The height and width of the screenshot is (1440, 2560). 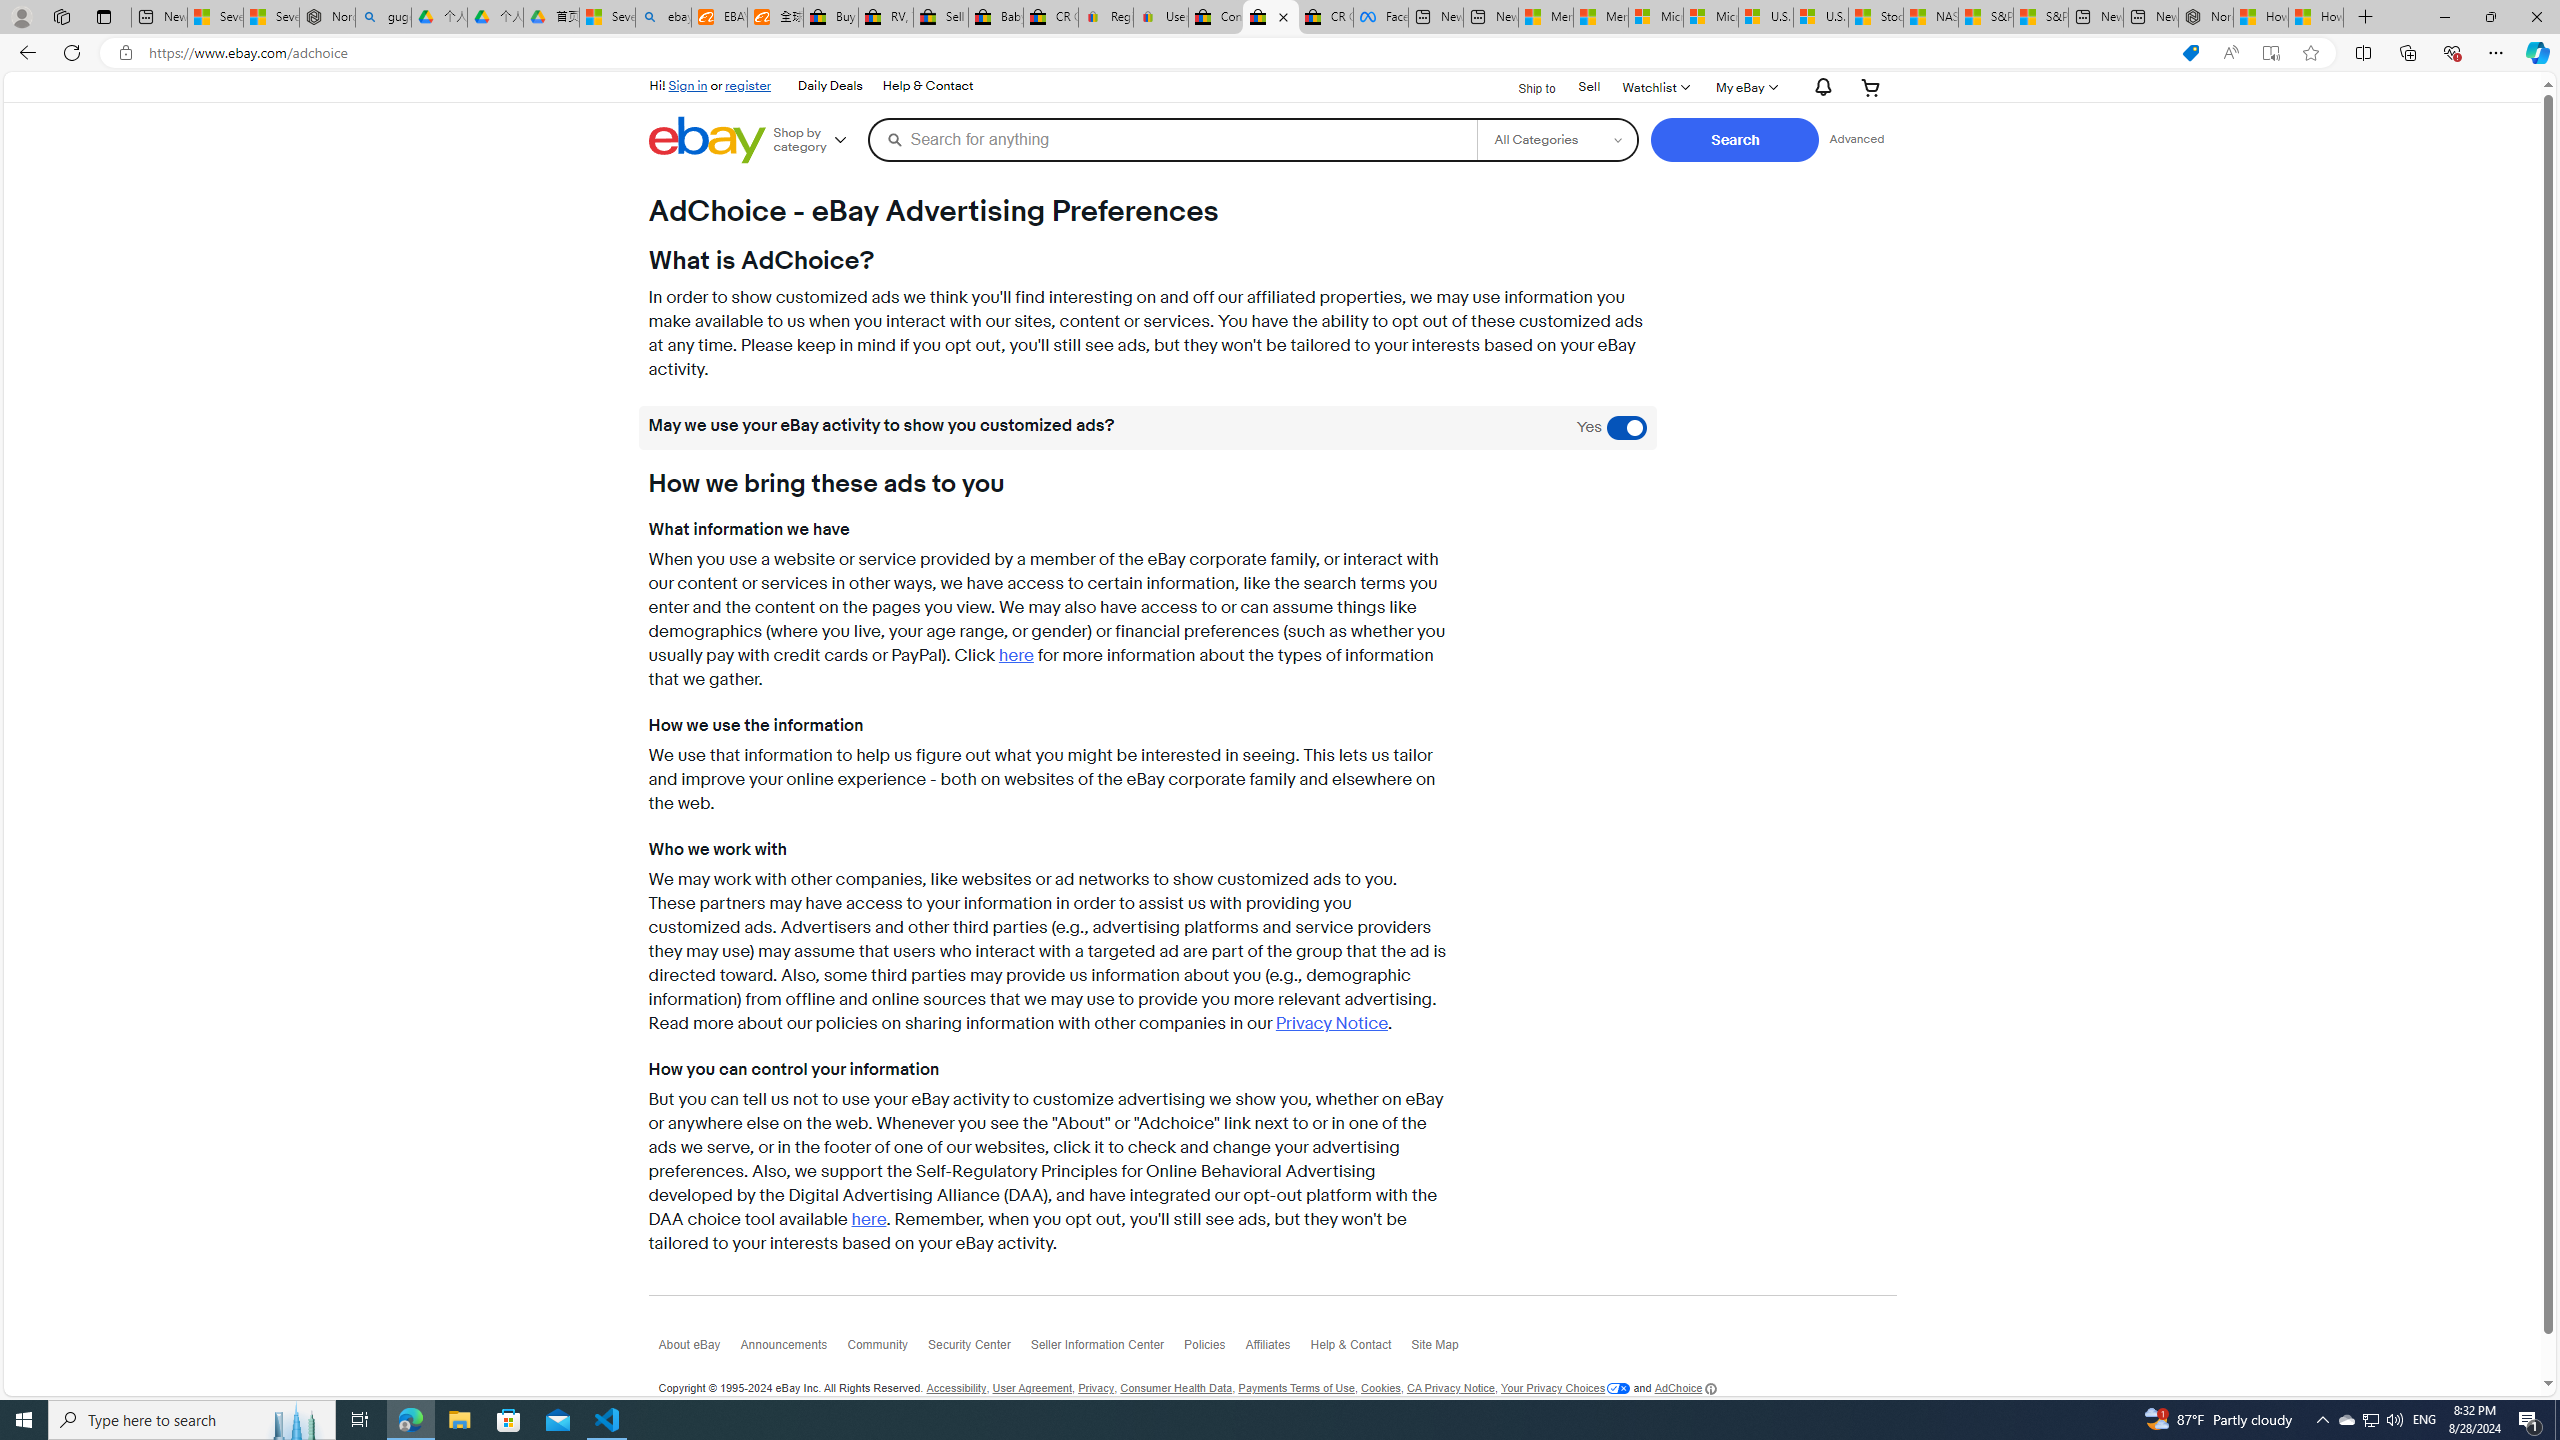 I want to click on 'Your shopping cart', so click(x=1871, y=87).